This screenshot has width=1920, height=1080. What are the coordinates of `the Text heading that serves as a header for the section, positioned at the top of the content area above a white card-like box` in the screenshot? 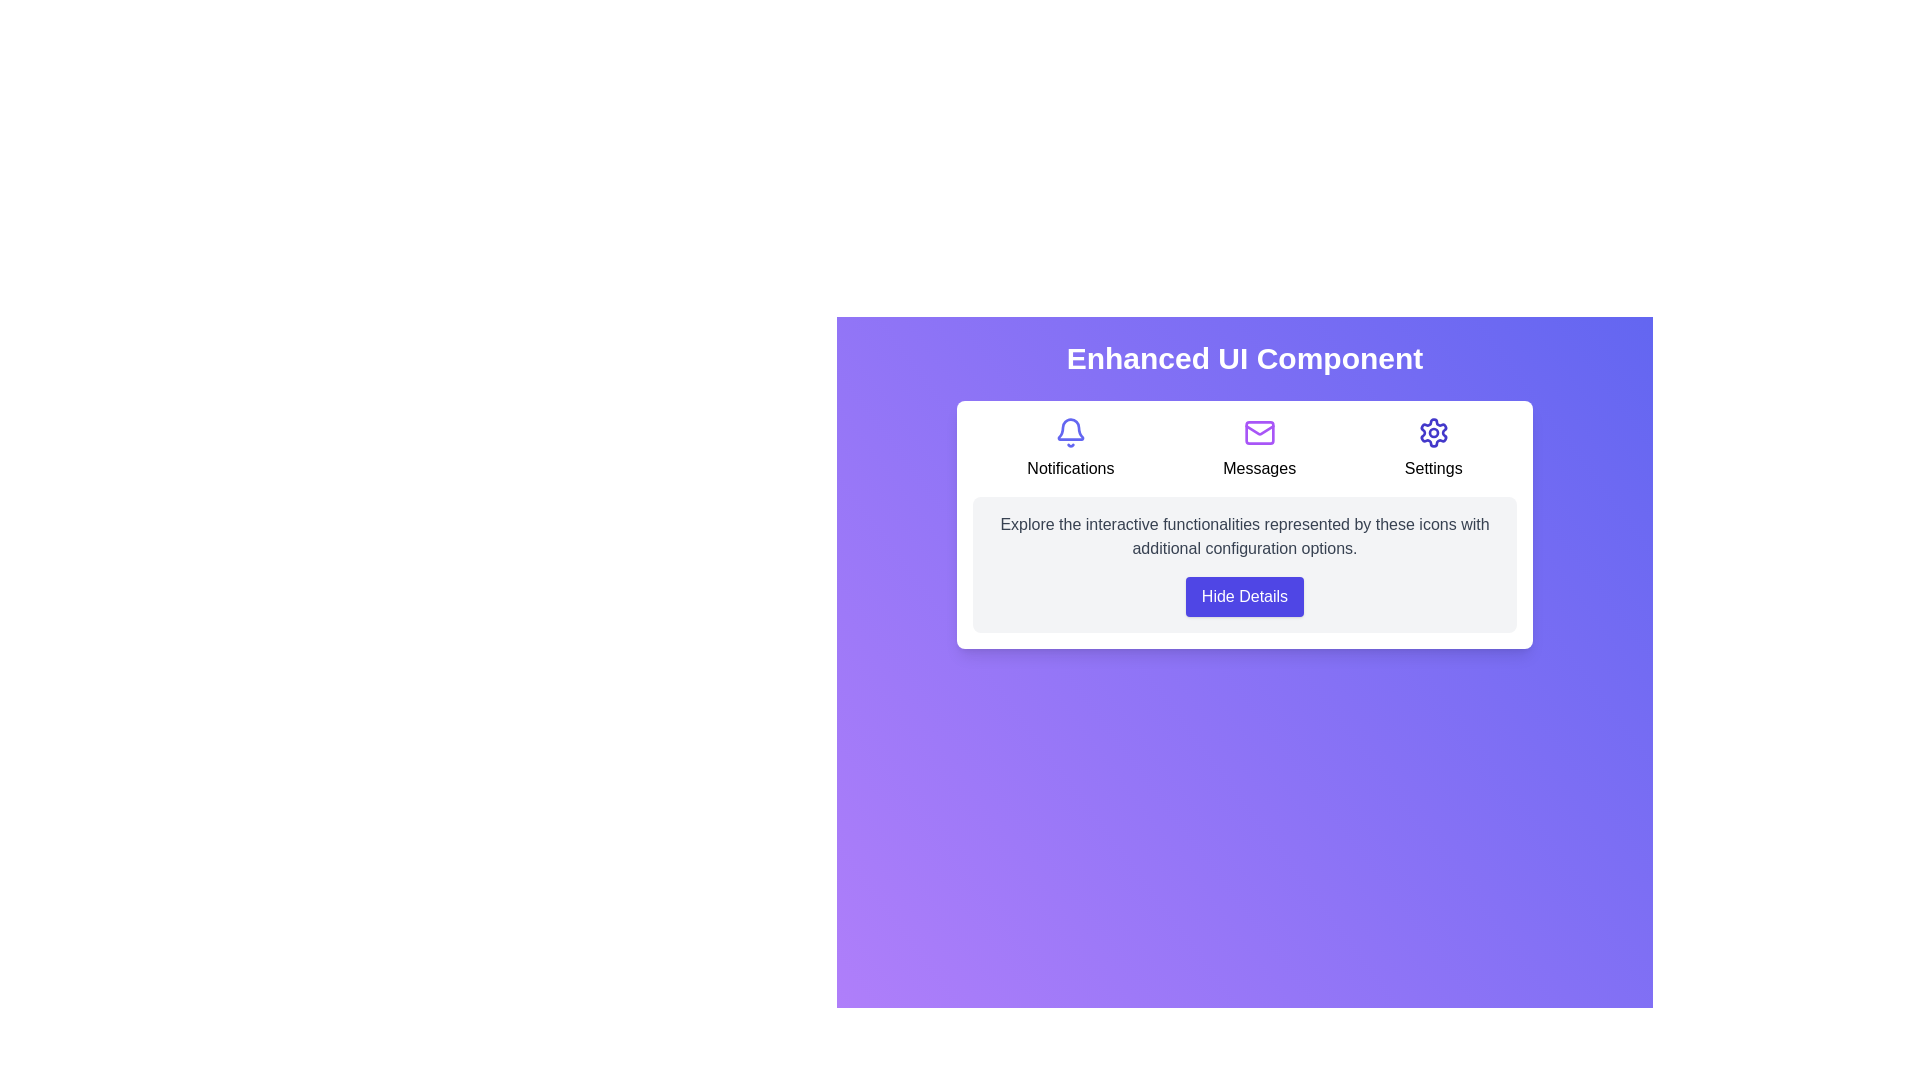 It's located at (1243, 357).